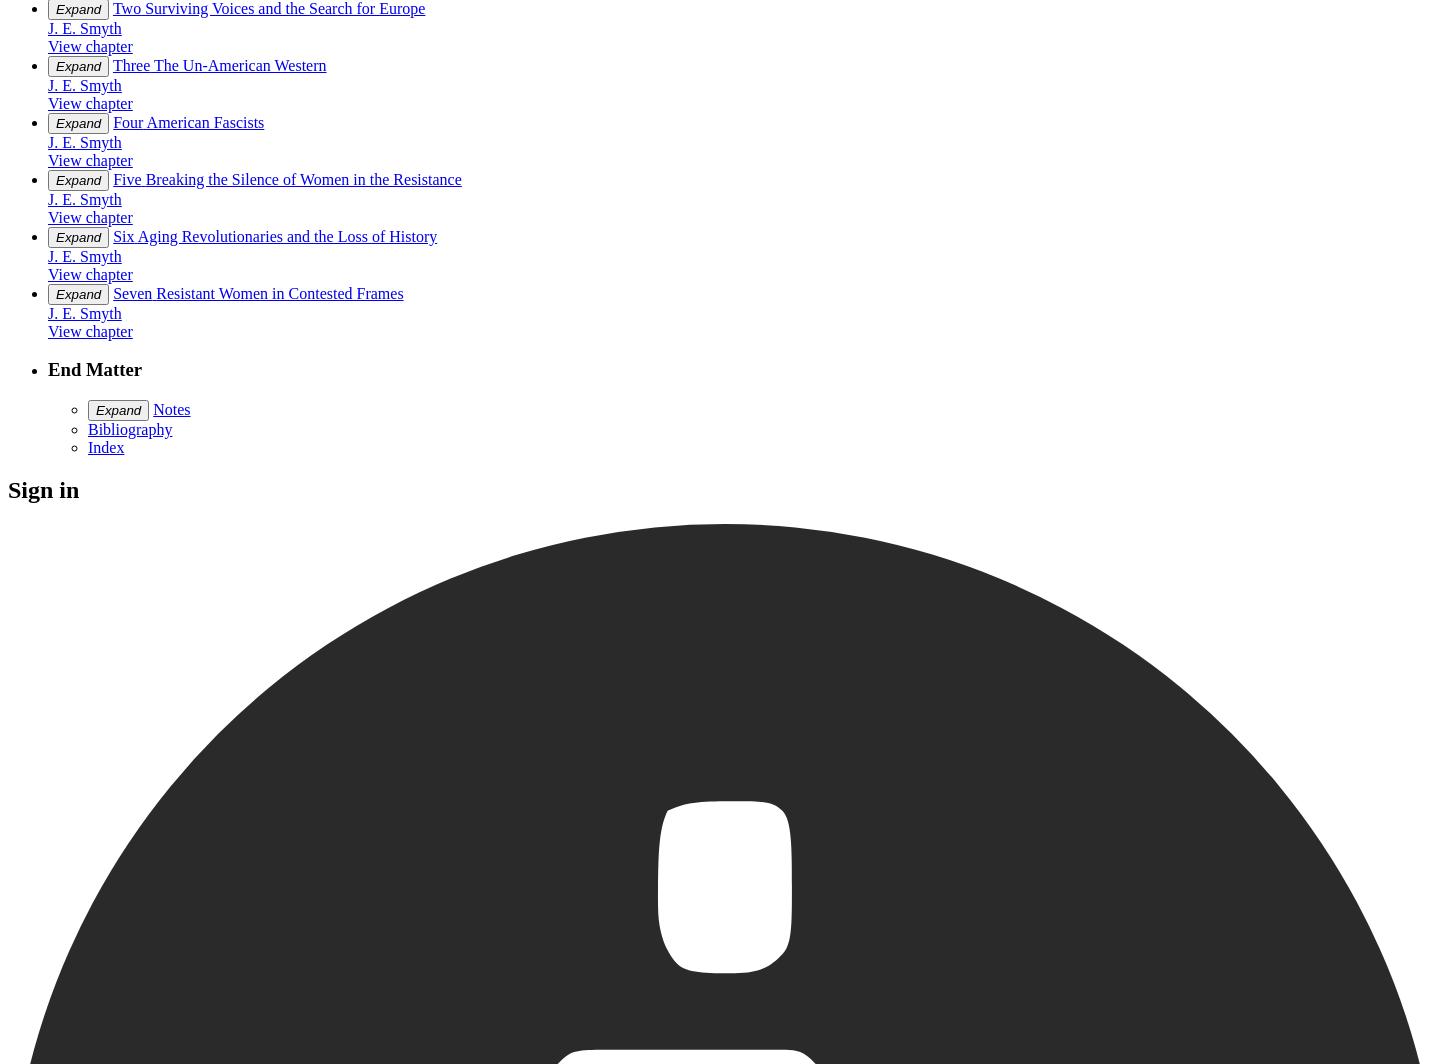 The image size is (1450, 1064). What do you see at coordinates (129, 429) in the screenshot?
I see `'Bibliography'` at bounding box center [129, 429].